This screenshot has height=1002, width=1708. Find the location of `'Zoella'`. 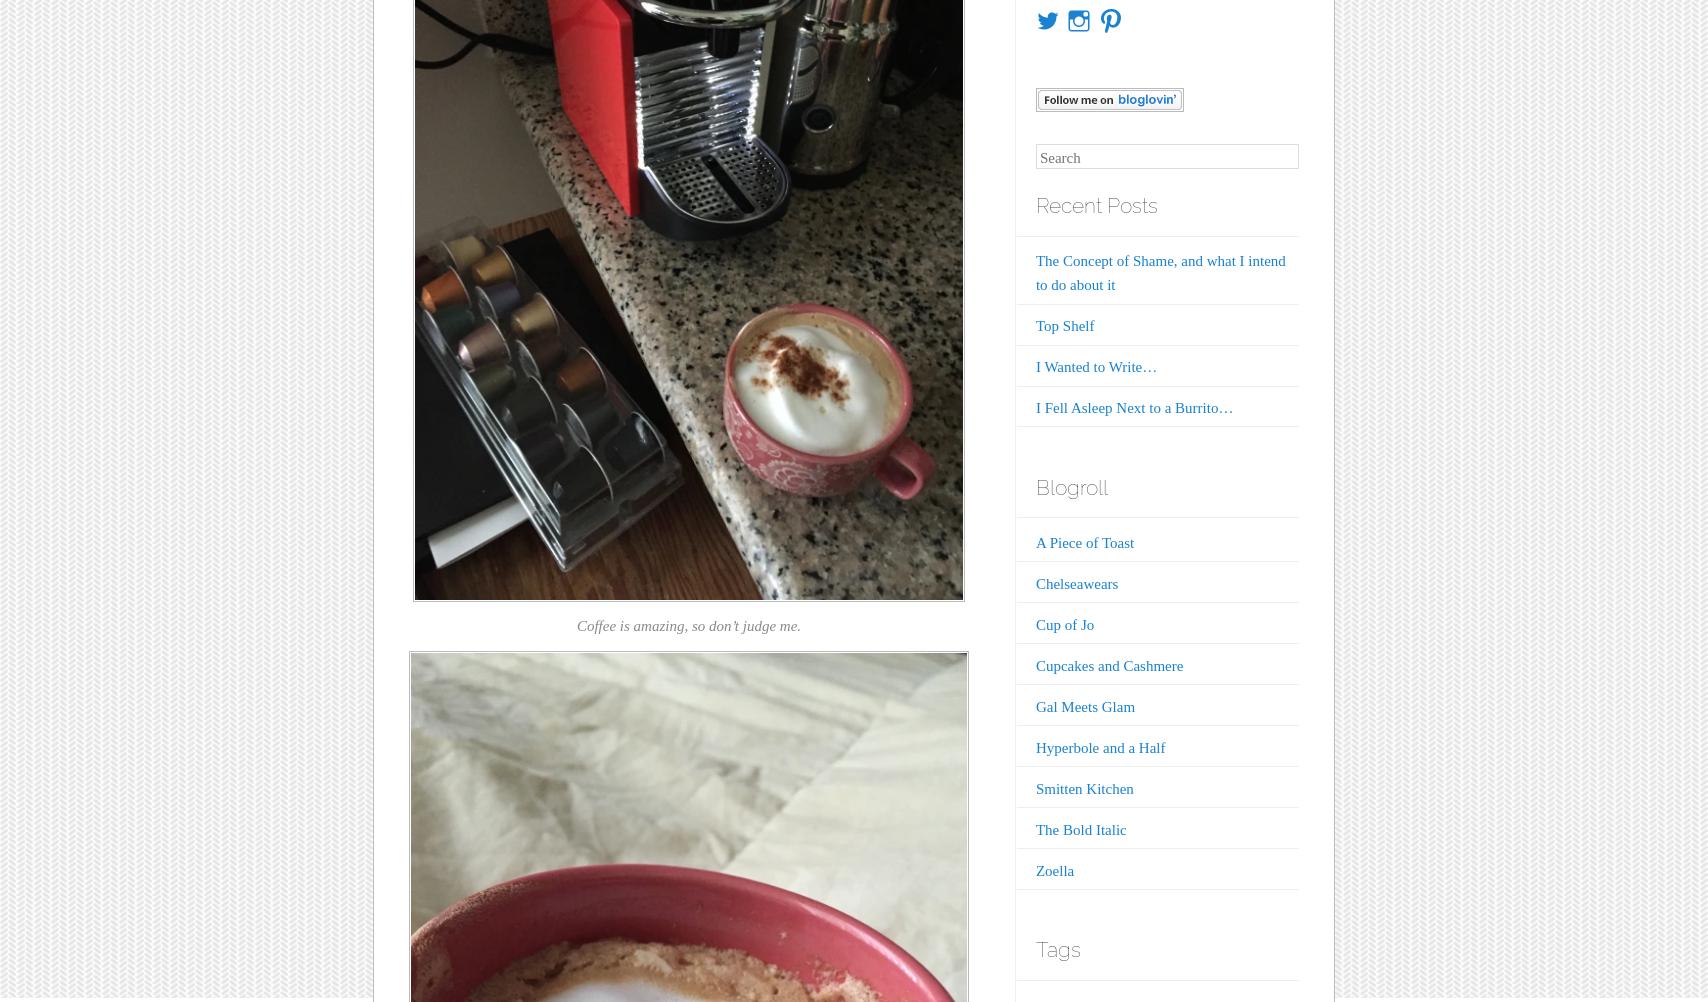

'Zoella' is located at coordinates (1054, 870).